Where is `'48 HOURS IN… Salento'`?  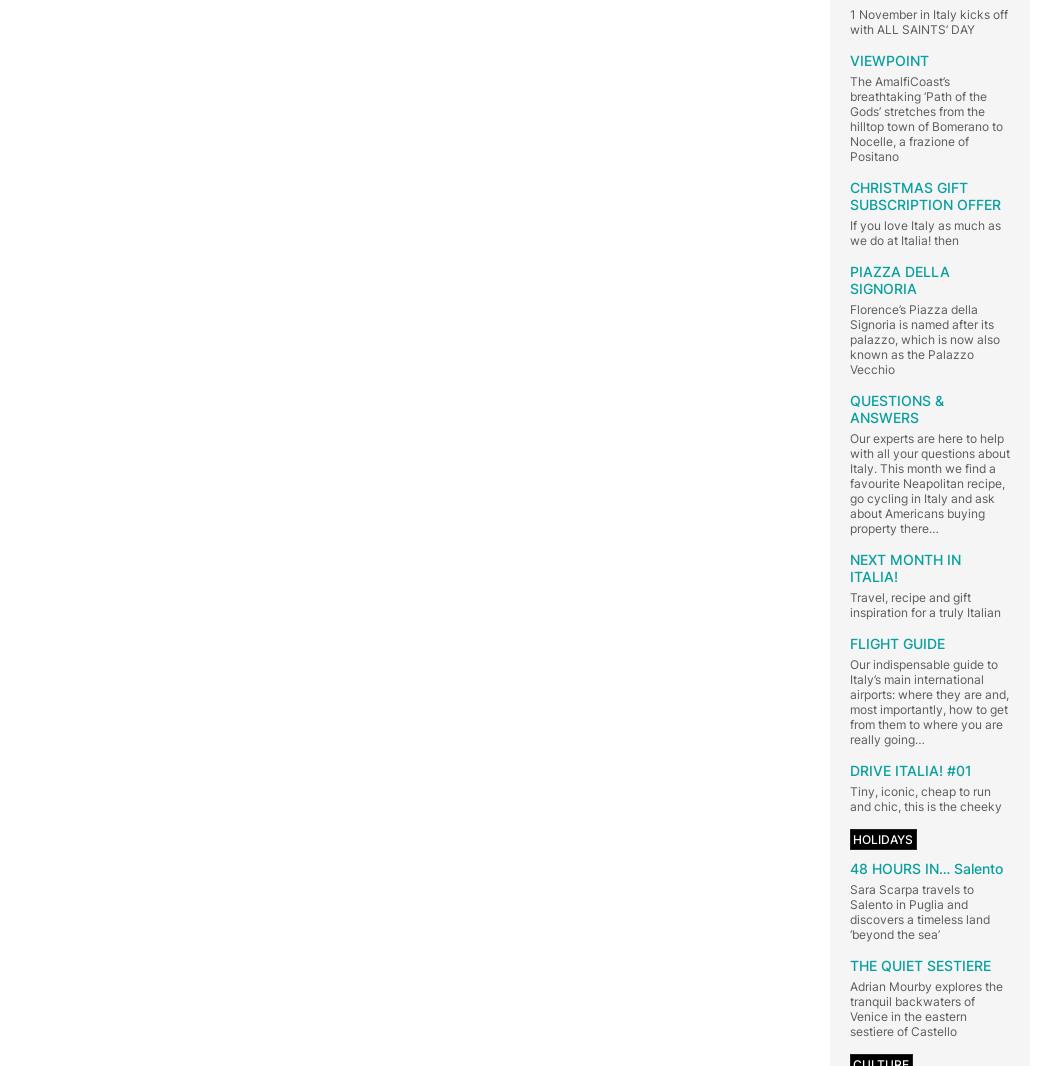 '48 HOURS IN… Salento' is located at coordinates (926, 867).